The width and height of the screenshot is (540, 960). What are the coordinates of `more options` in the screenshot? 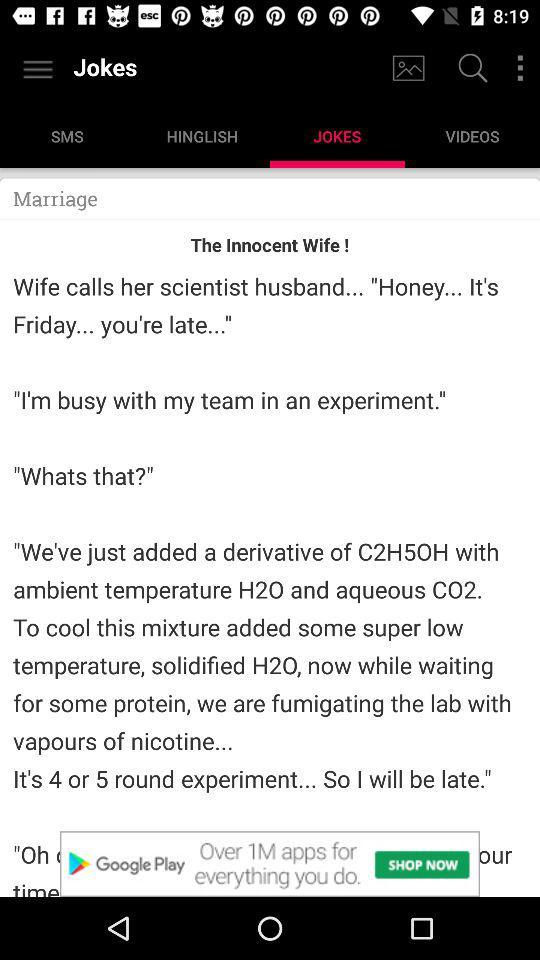 It's located at (520, 68).